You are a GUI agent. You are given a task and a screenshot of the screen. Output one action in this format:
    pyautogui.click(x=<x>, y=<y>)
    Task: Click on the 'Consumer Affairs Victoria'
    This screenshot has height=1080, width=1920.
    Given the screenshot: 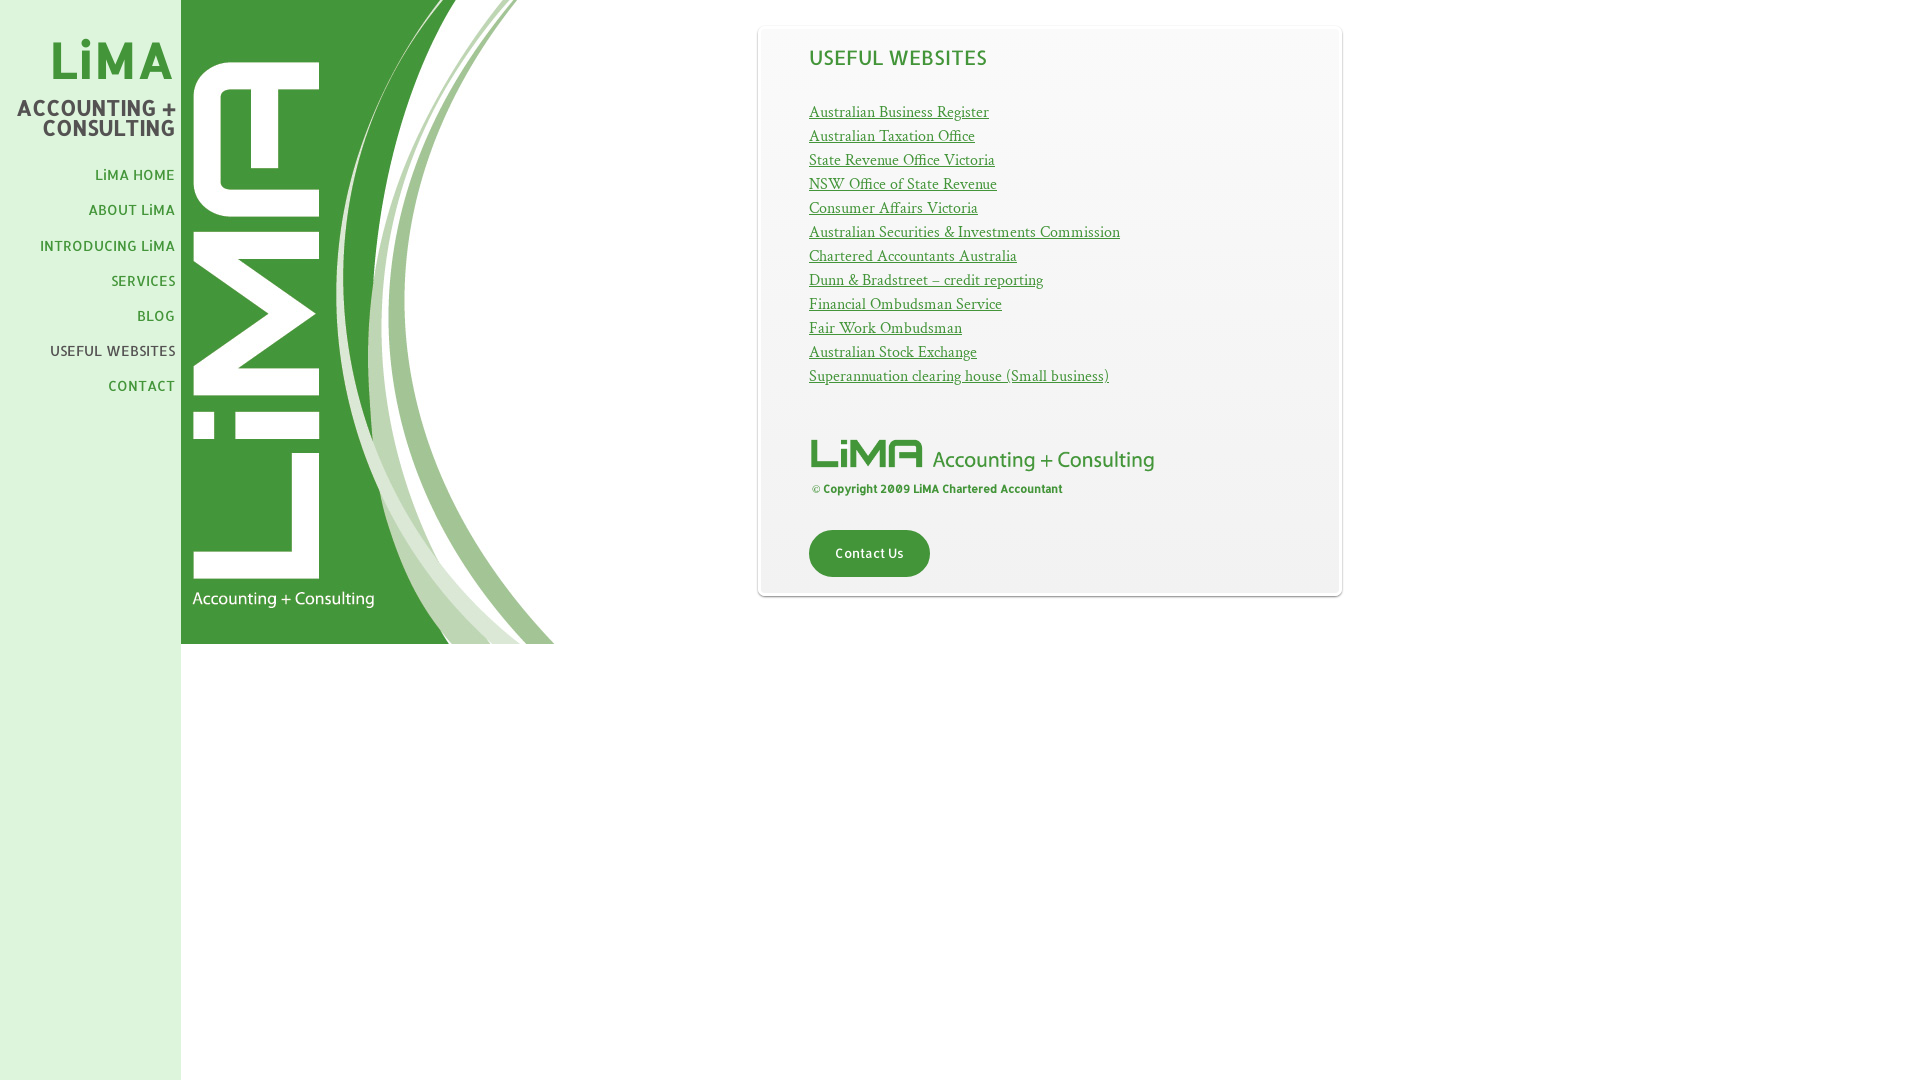 What is the action you would take?
    pyautogui.click(x=892, y=208)
    